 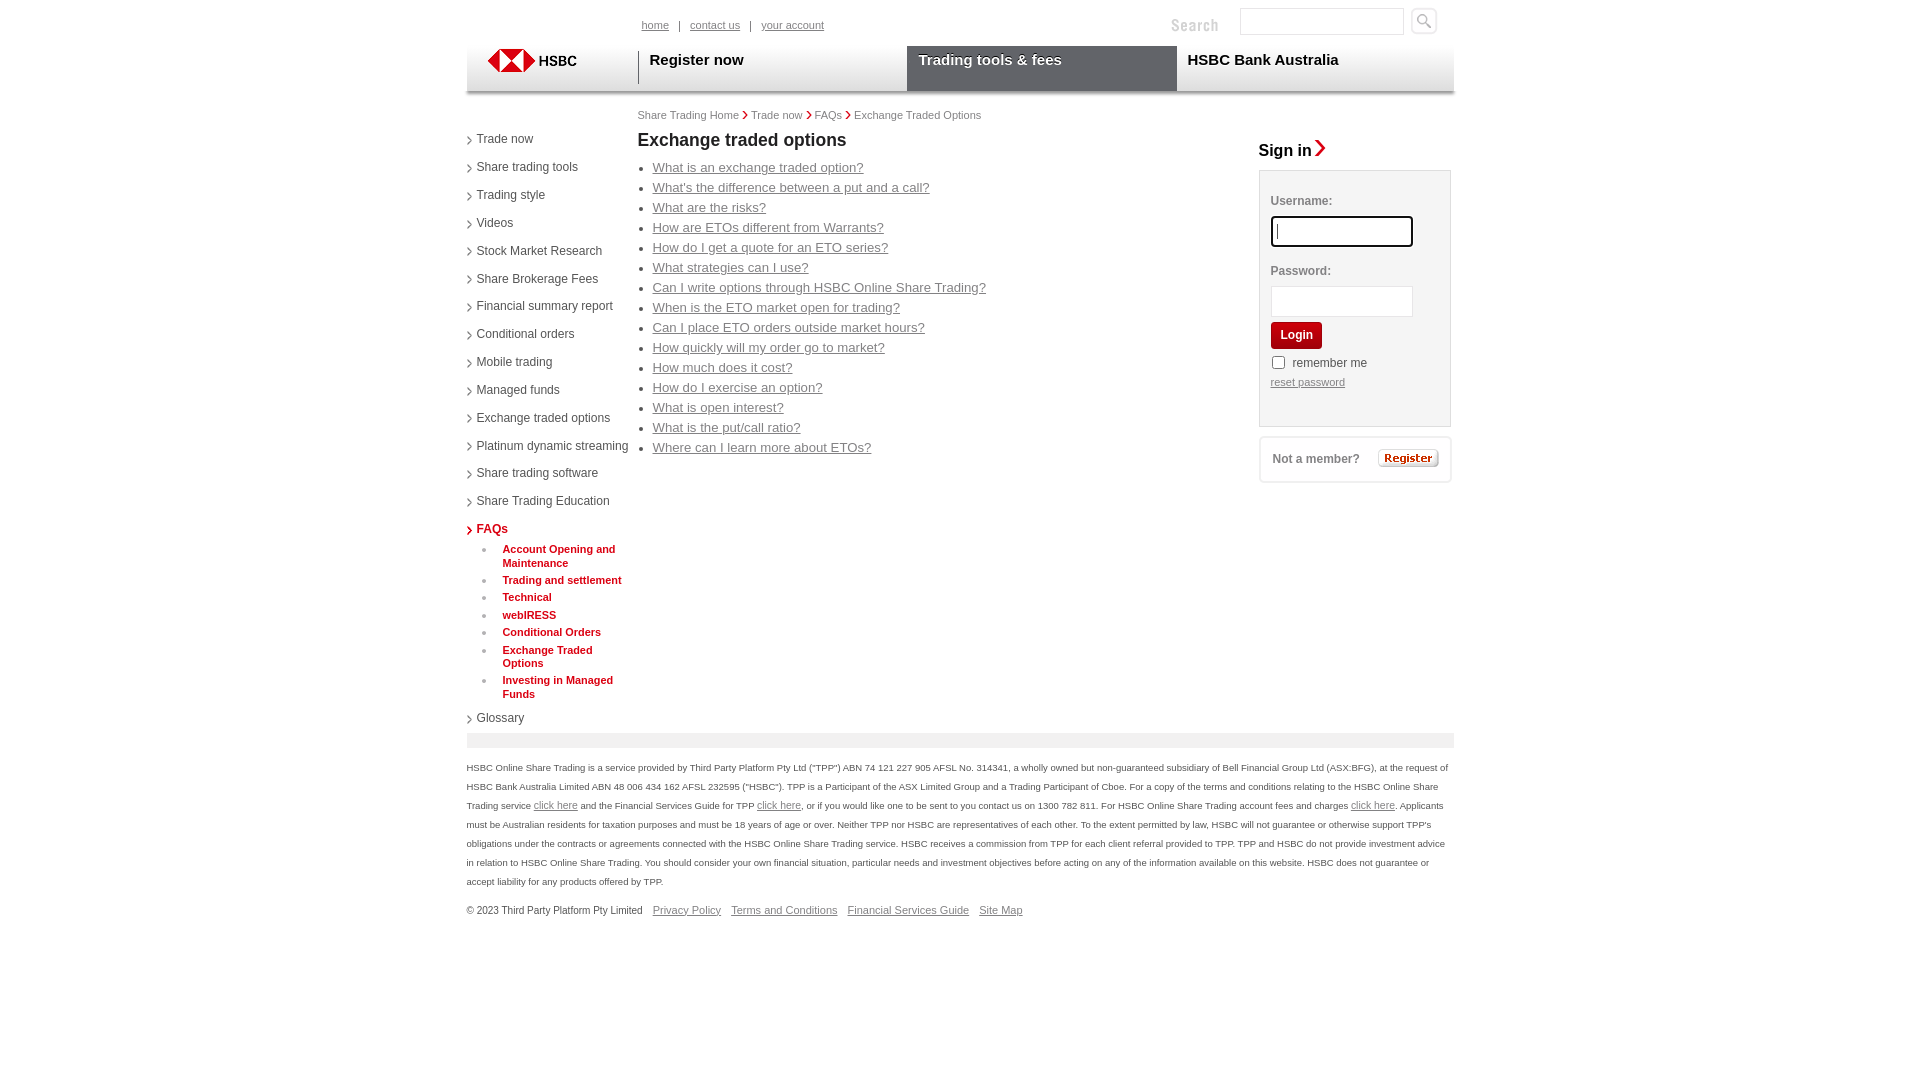 What do you see at coordinates (789, 187) in the screenshot?
I see `'What's the difference between a put and a call?'` at bounding box center [789, 187].